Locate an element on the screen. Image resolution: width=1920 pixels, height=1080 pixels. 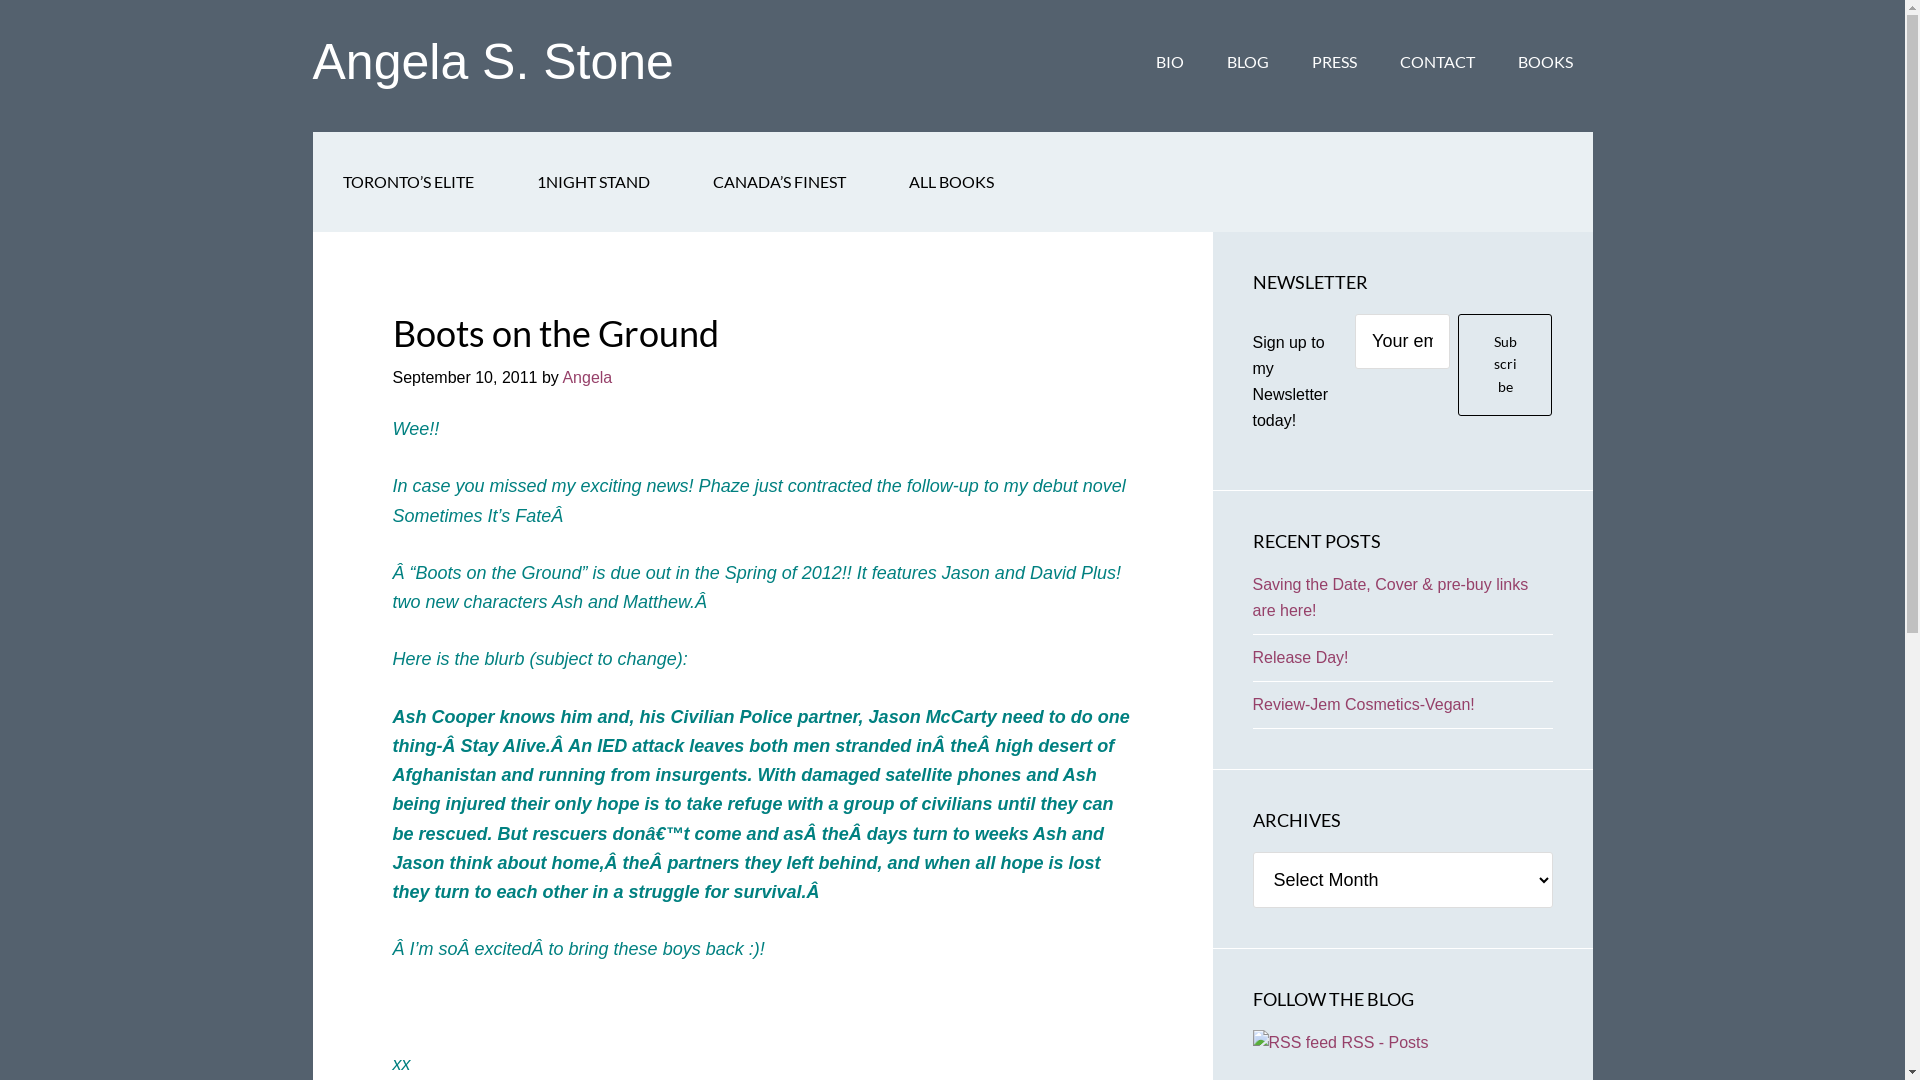
'Release Day!' is located at coordinates (1300, 657).